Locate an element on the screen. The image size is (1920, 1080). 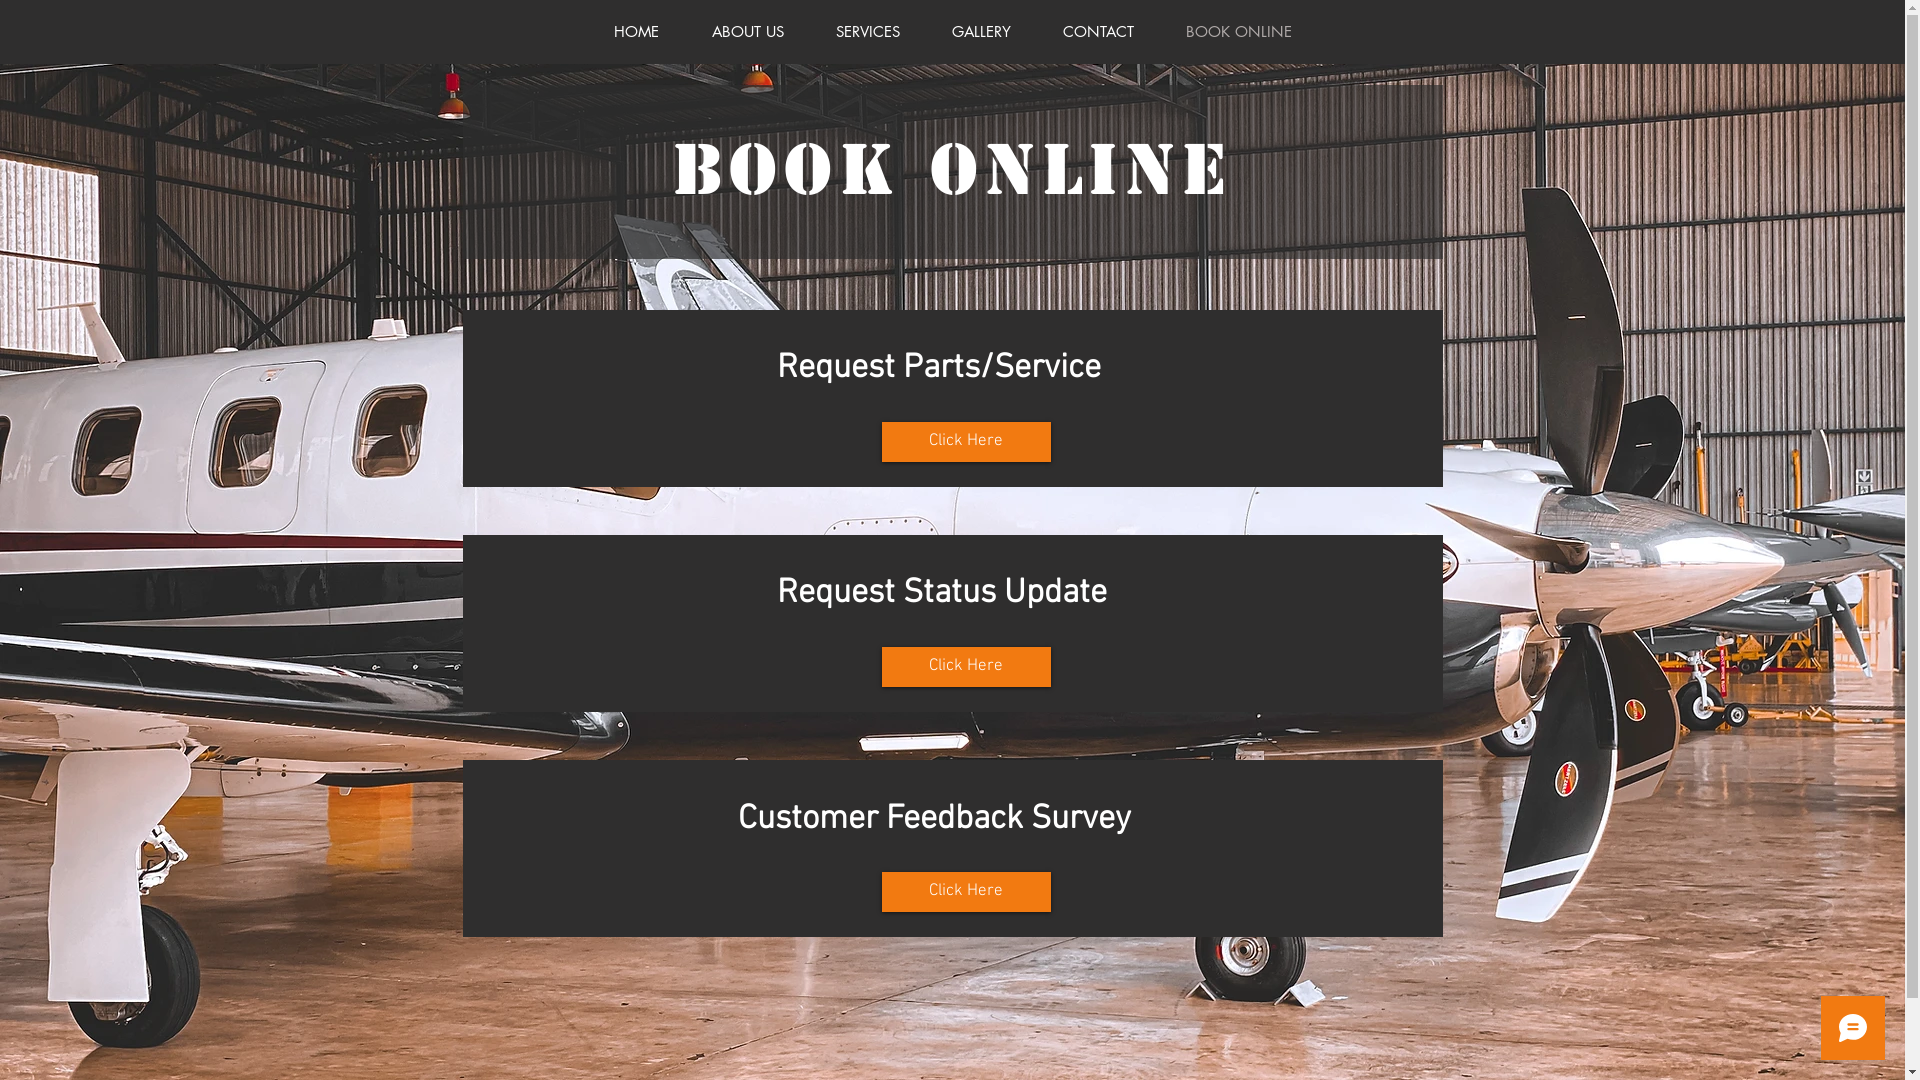
'Click Here' is located at coordinates (966, 441).